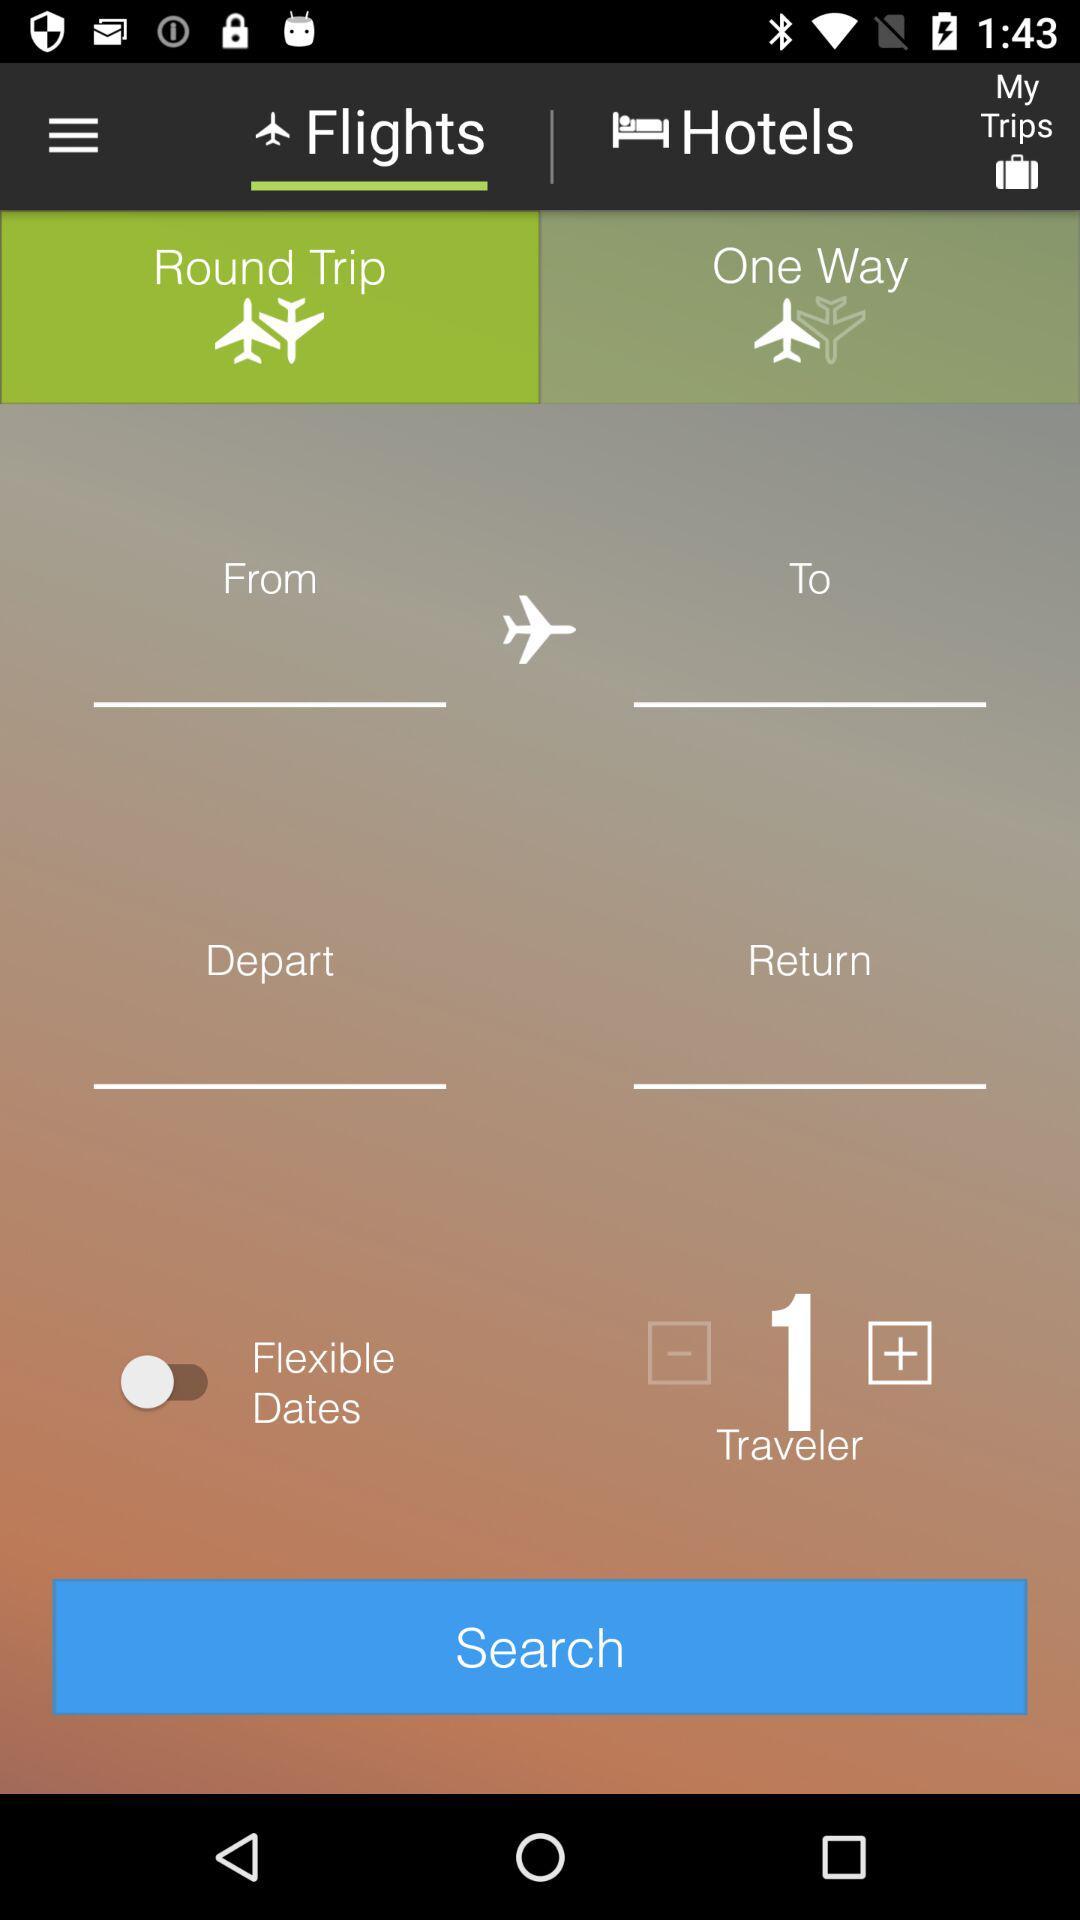  What do you see at coordinates (270, 1116) in the screenshot?
I see `departure date` at bounding box center [270, 1116].